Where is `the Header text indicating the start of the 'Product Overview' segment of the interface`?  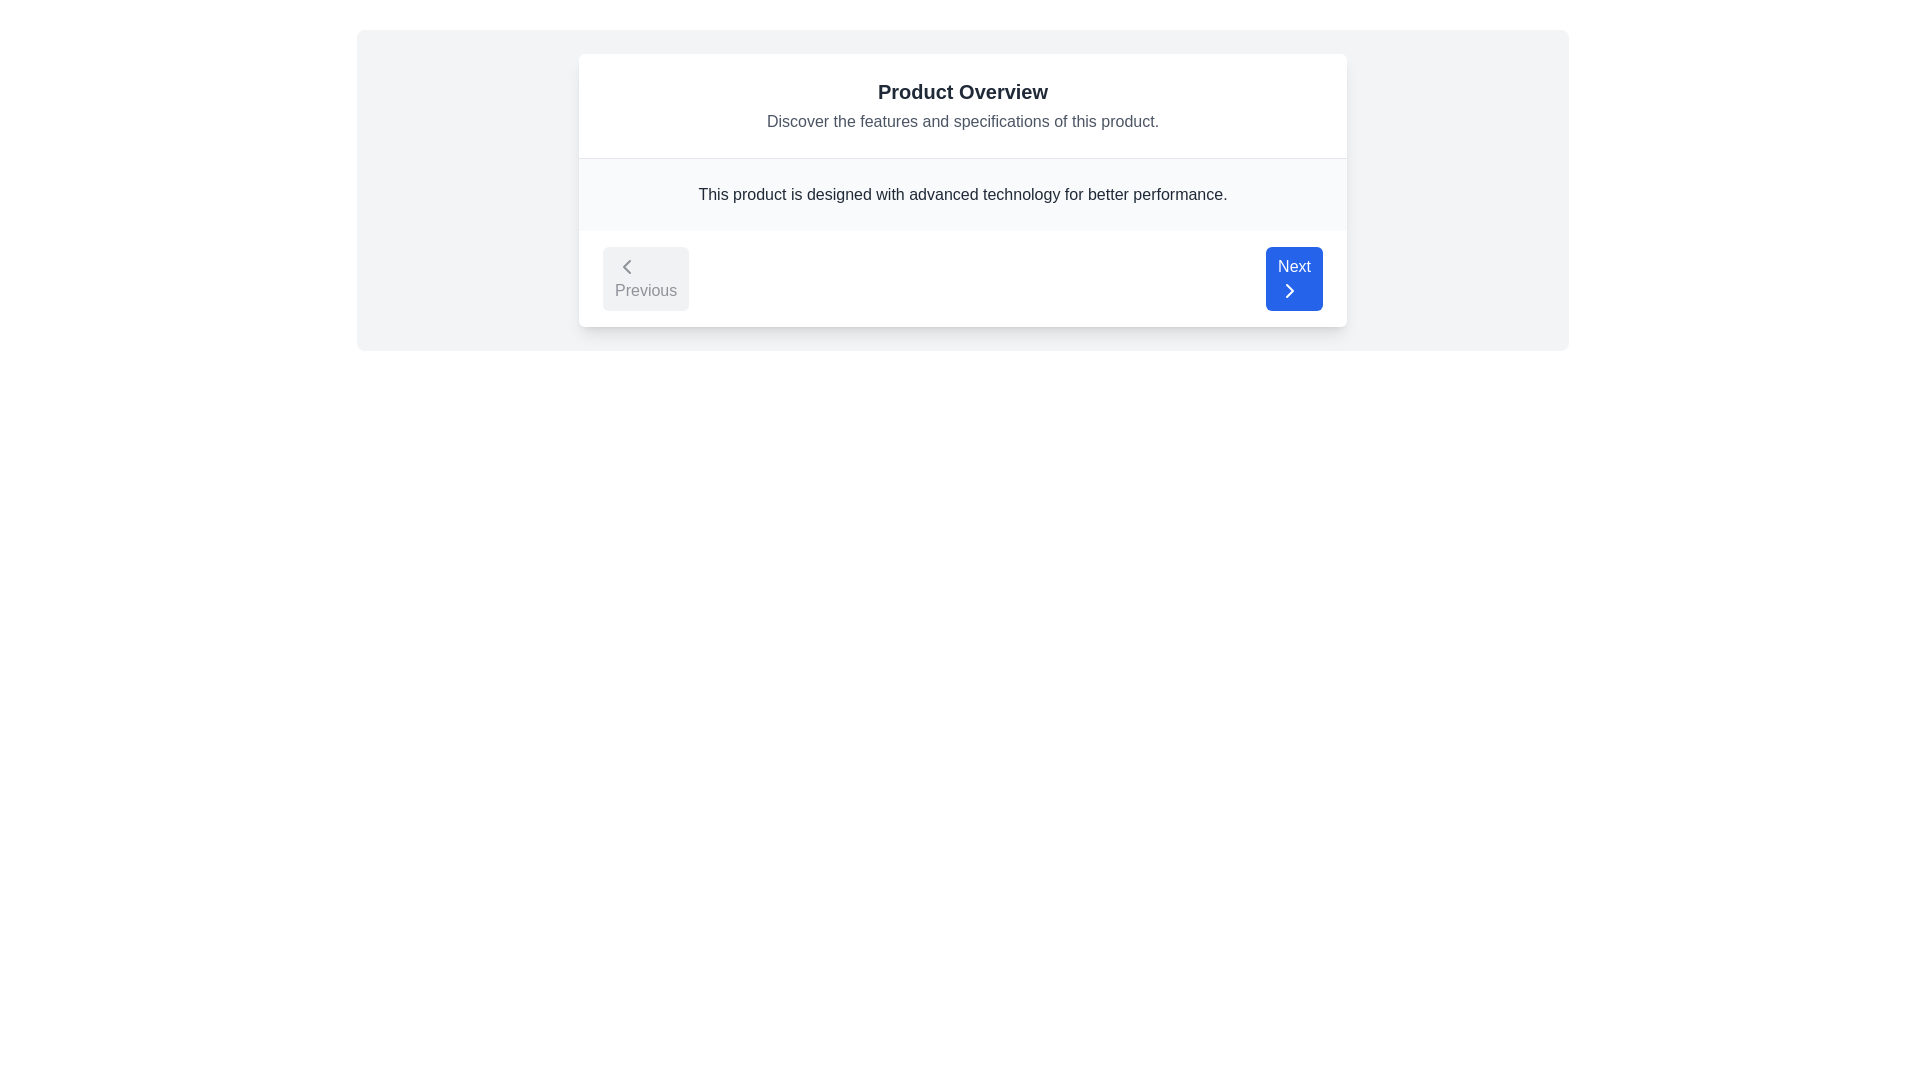
the Header text indicating the start of the 'Product Overview' segment of the interface is located at coordinates (963, 92).